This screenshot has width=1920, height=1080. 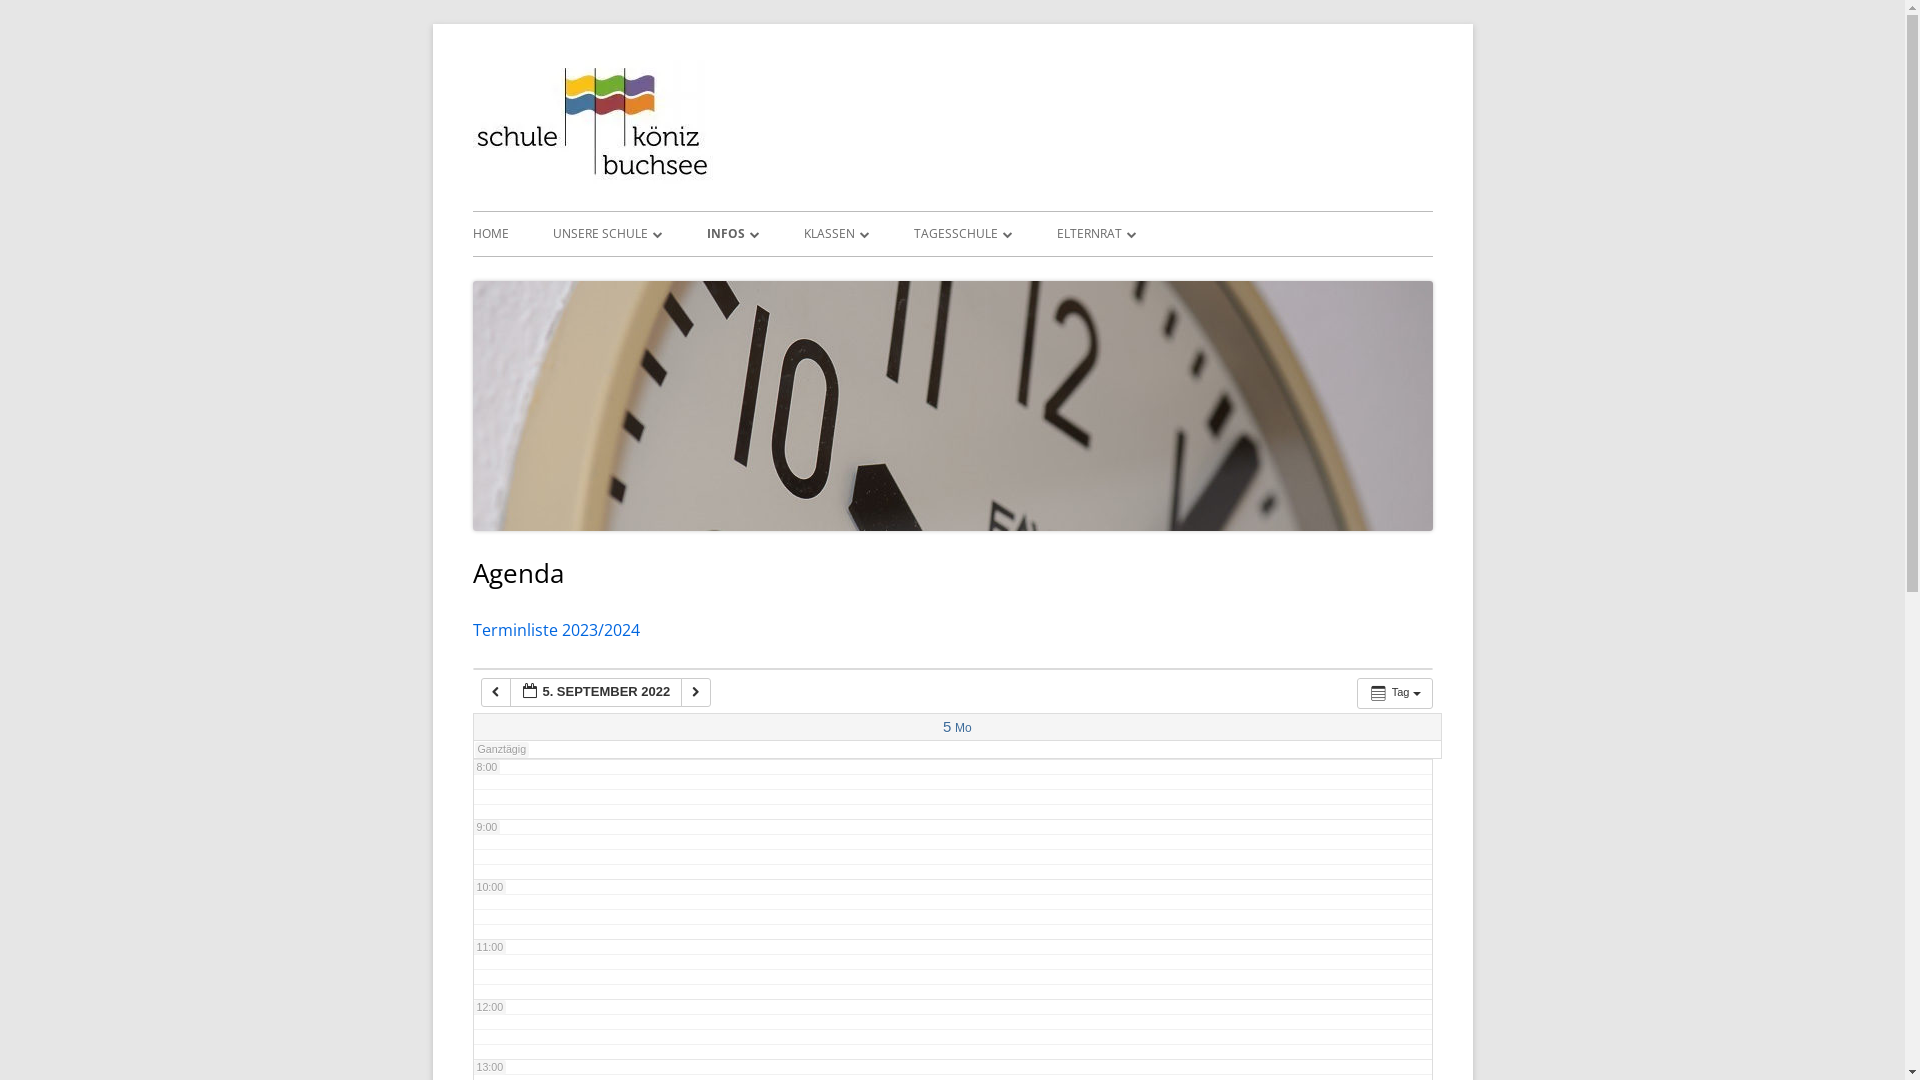 What do you see at coordinates (605, 233) in the screenshot?
I see `'UNSERE SCHULE'` at bounding box center [605, 233].